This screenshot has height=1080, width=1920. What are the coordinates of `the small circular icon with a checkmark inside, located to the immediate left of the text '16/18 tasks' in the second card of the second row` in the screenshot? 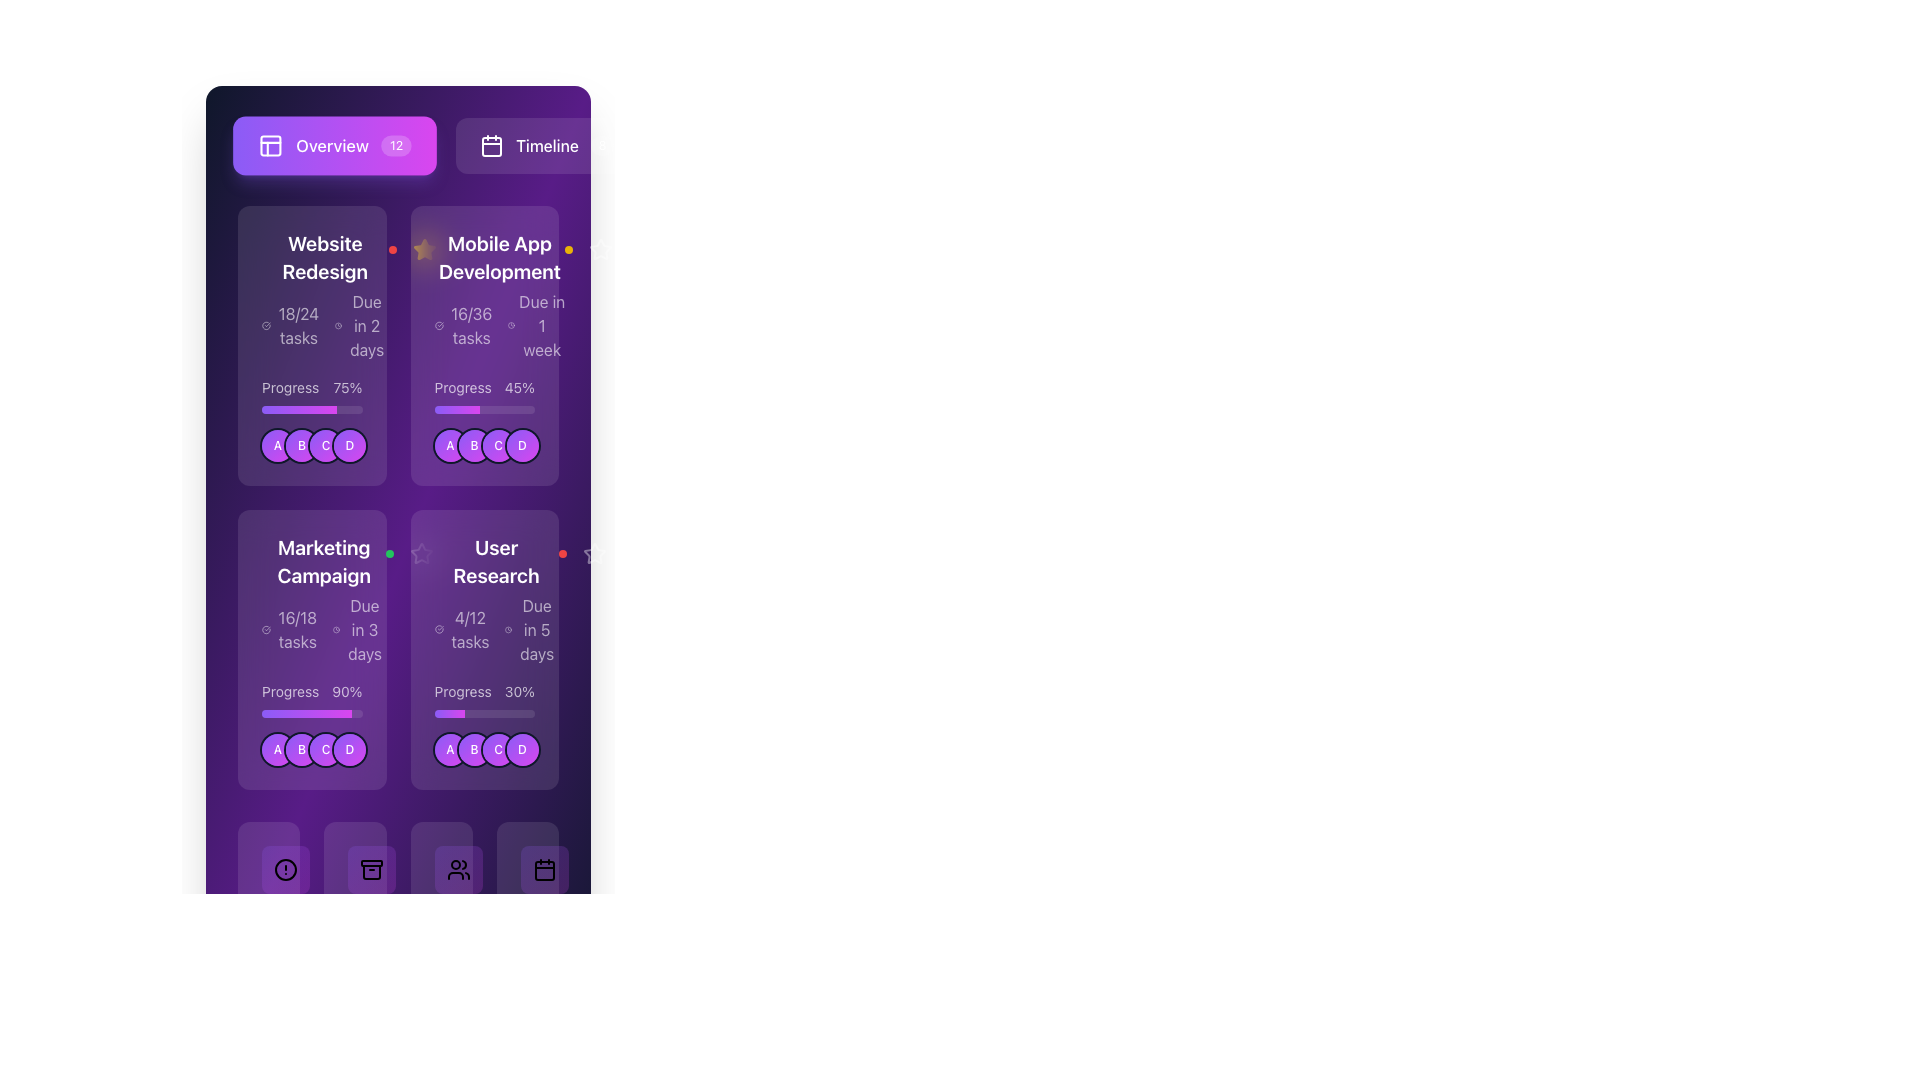 It's located at (265, 628).